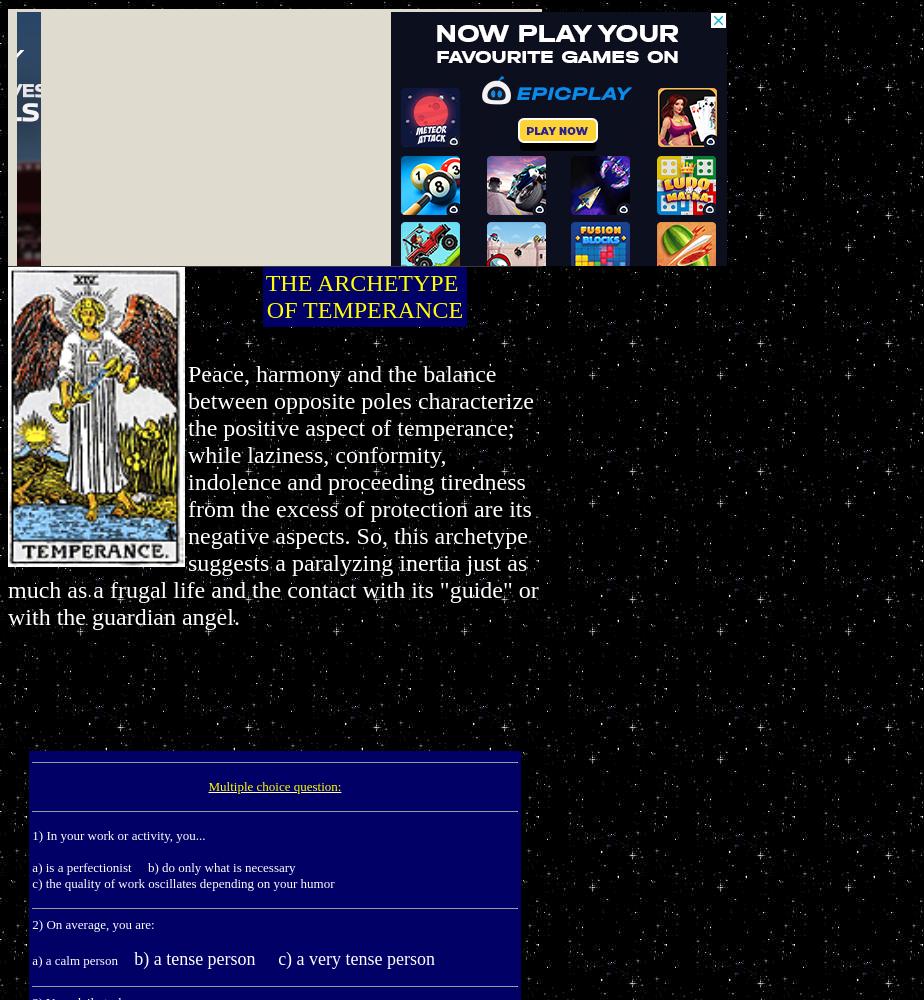 The image size is (924, 1000). Describe the element at coordinates (221, 866) in the screenshot. I see `'b) do only what is necessary'` at that location.